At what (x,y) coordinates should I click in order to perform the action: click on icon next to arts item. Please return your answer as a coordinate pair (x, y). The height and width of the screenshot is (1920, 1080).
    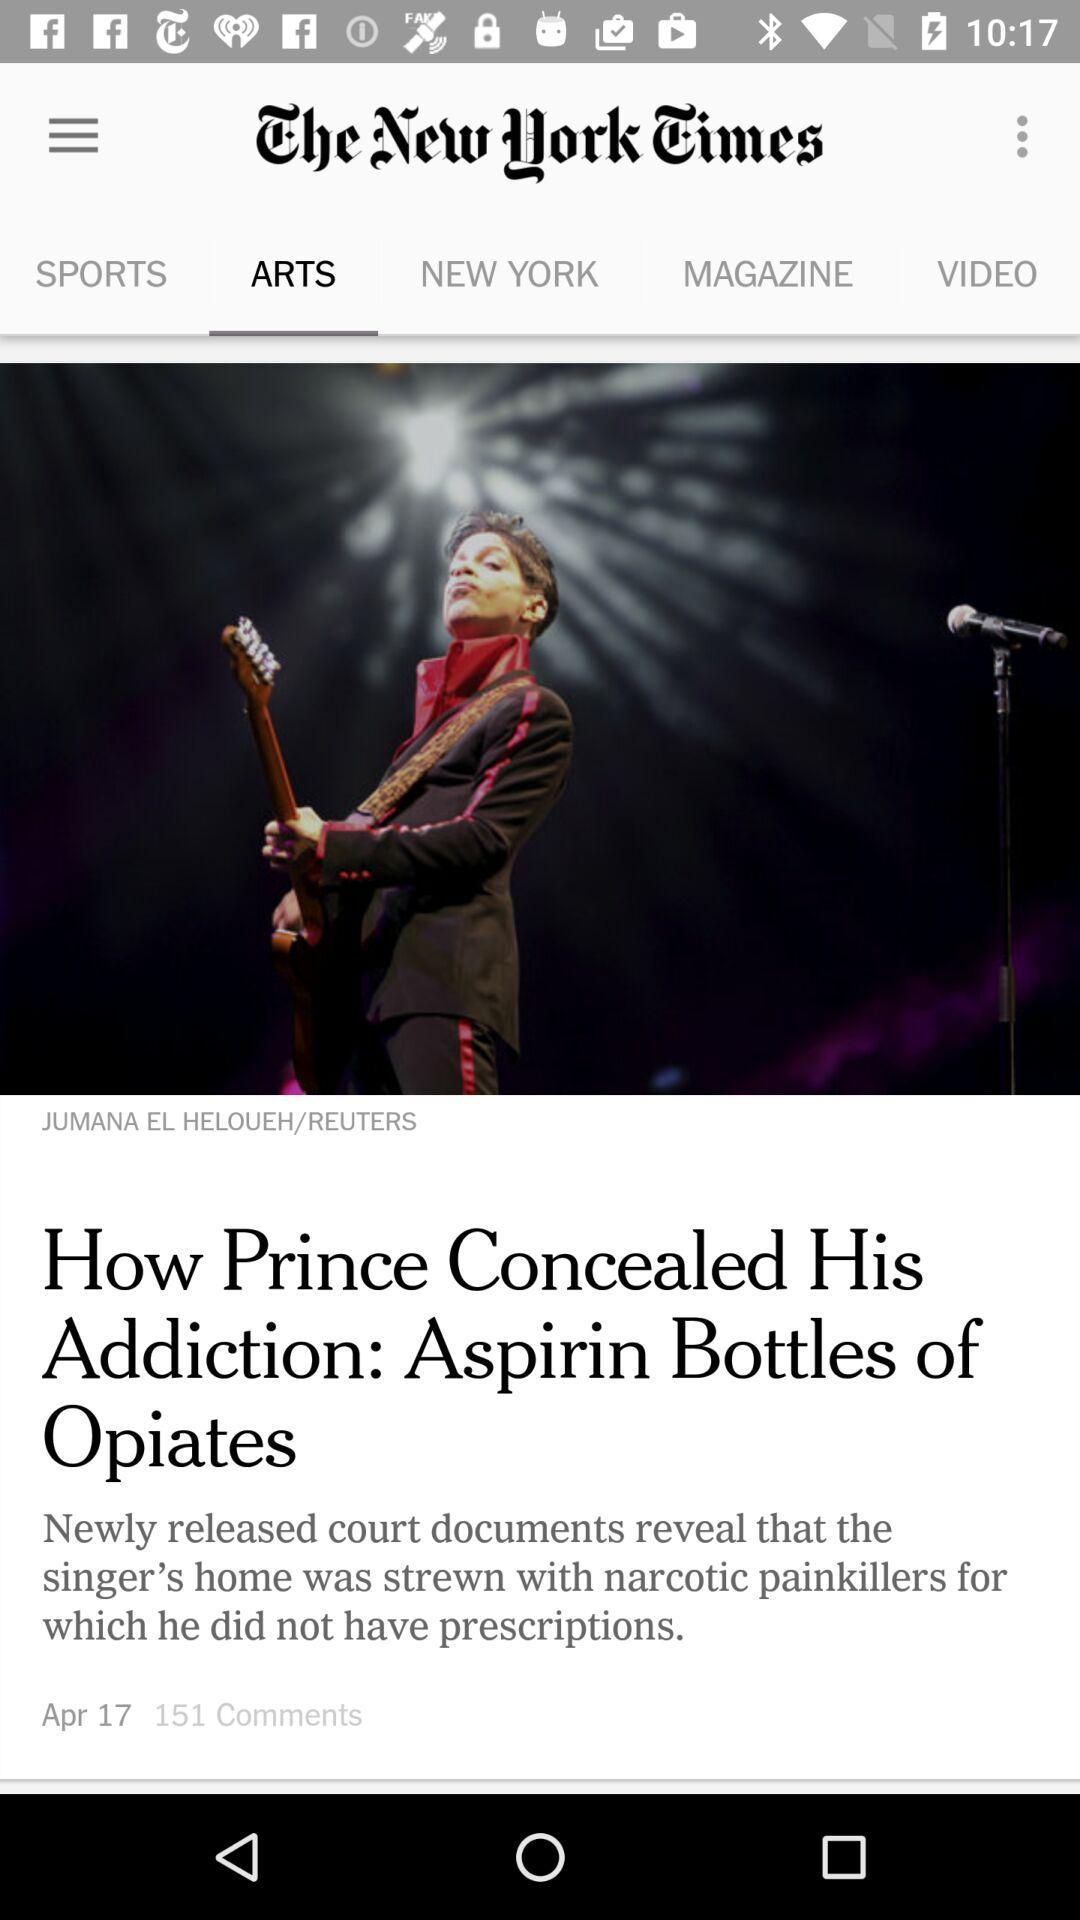
    Looking at the image, I should click on (72, 135).